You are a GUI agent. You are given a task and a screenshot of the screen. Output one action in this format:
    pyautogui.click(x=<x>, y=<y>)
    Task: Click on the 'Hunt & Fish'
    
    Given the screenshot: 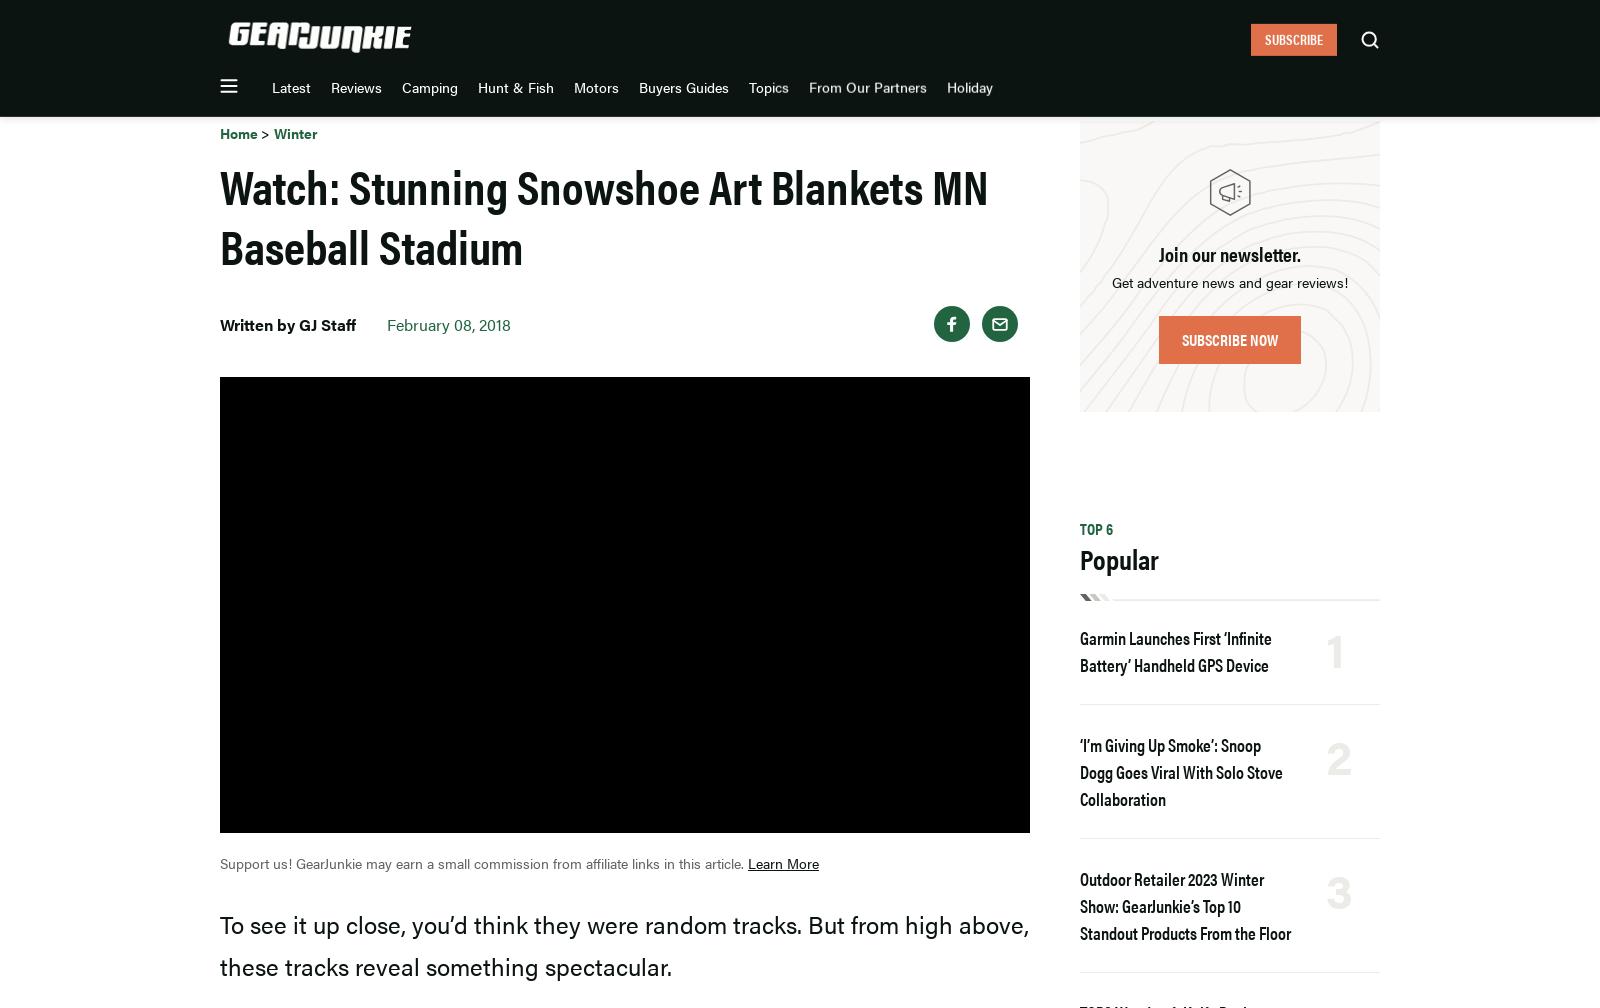 What is the action you would take?
    pyautogui.click(x=676, y=32)
    